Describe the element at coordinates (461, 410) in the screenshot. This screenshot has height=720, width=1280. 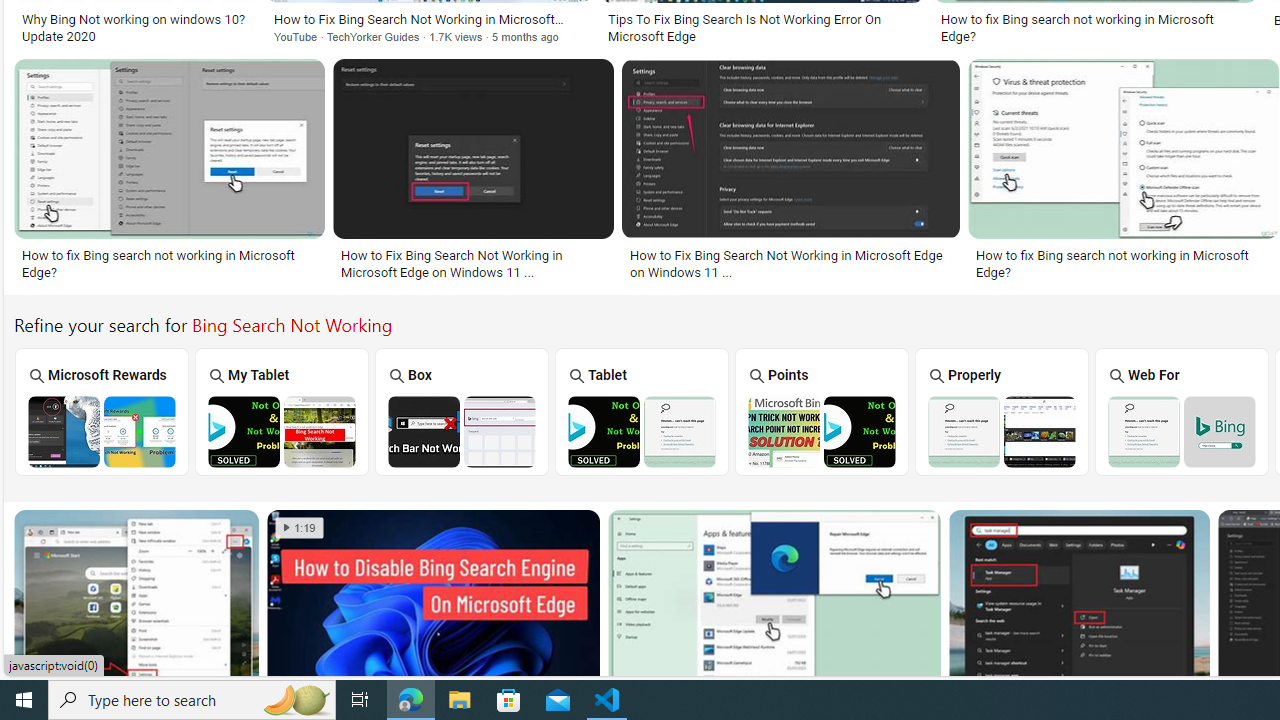
I see `'Bing Search Box Not Working Box'` at that location.